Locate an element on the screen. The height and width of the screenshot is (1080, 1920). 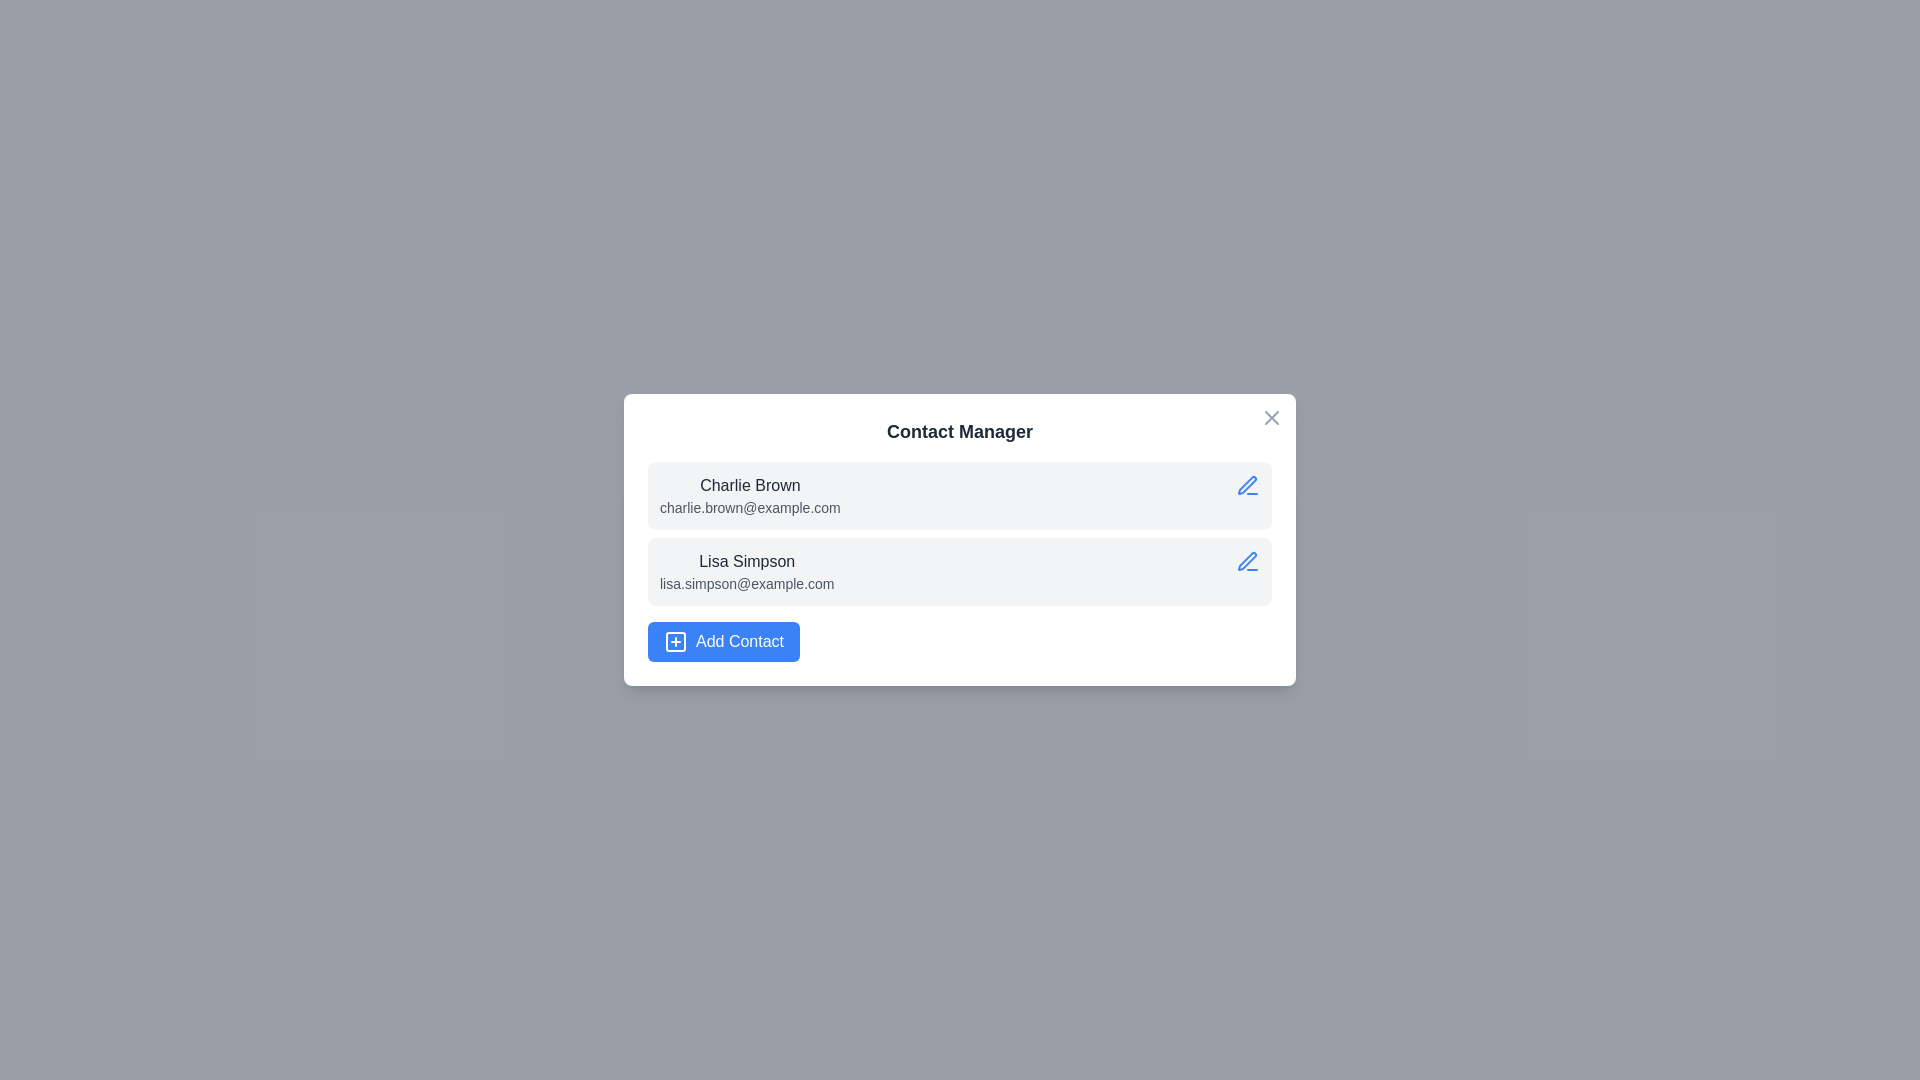
the 'X' button at the top-right corner of the dialog to close it is located at coordinates (1271, 416).